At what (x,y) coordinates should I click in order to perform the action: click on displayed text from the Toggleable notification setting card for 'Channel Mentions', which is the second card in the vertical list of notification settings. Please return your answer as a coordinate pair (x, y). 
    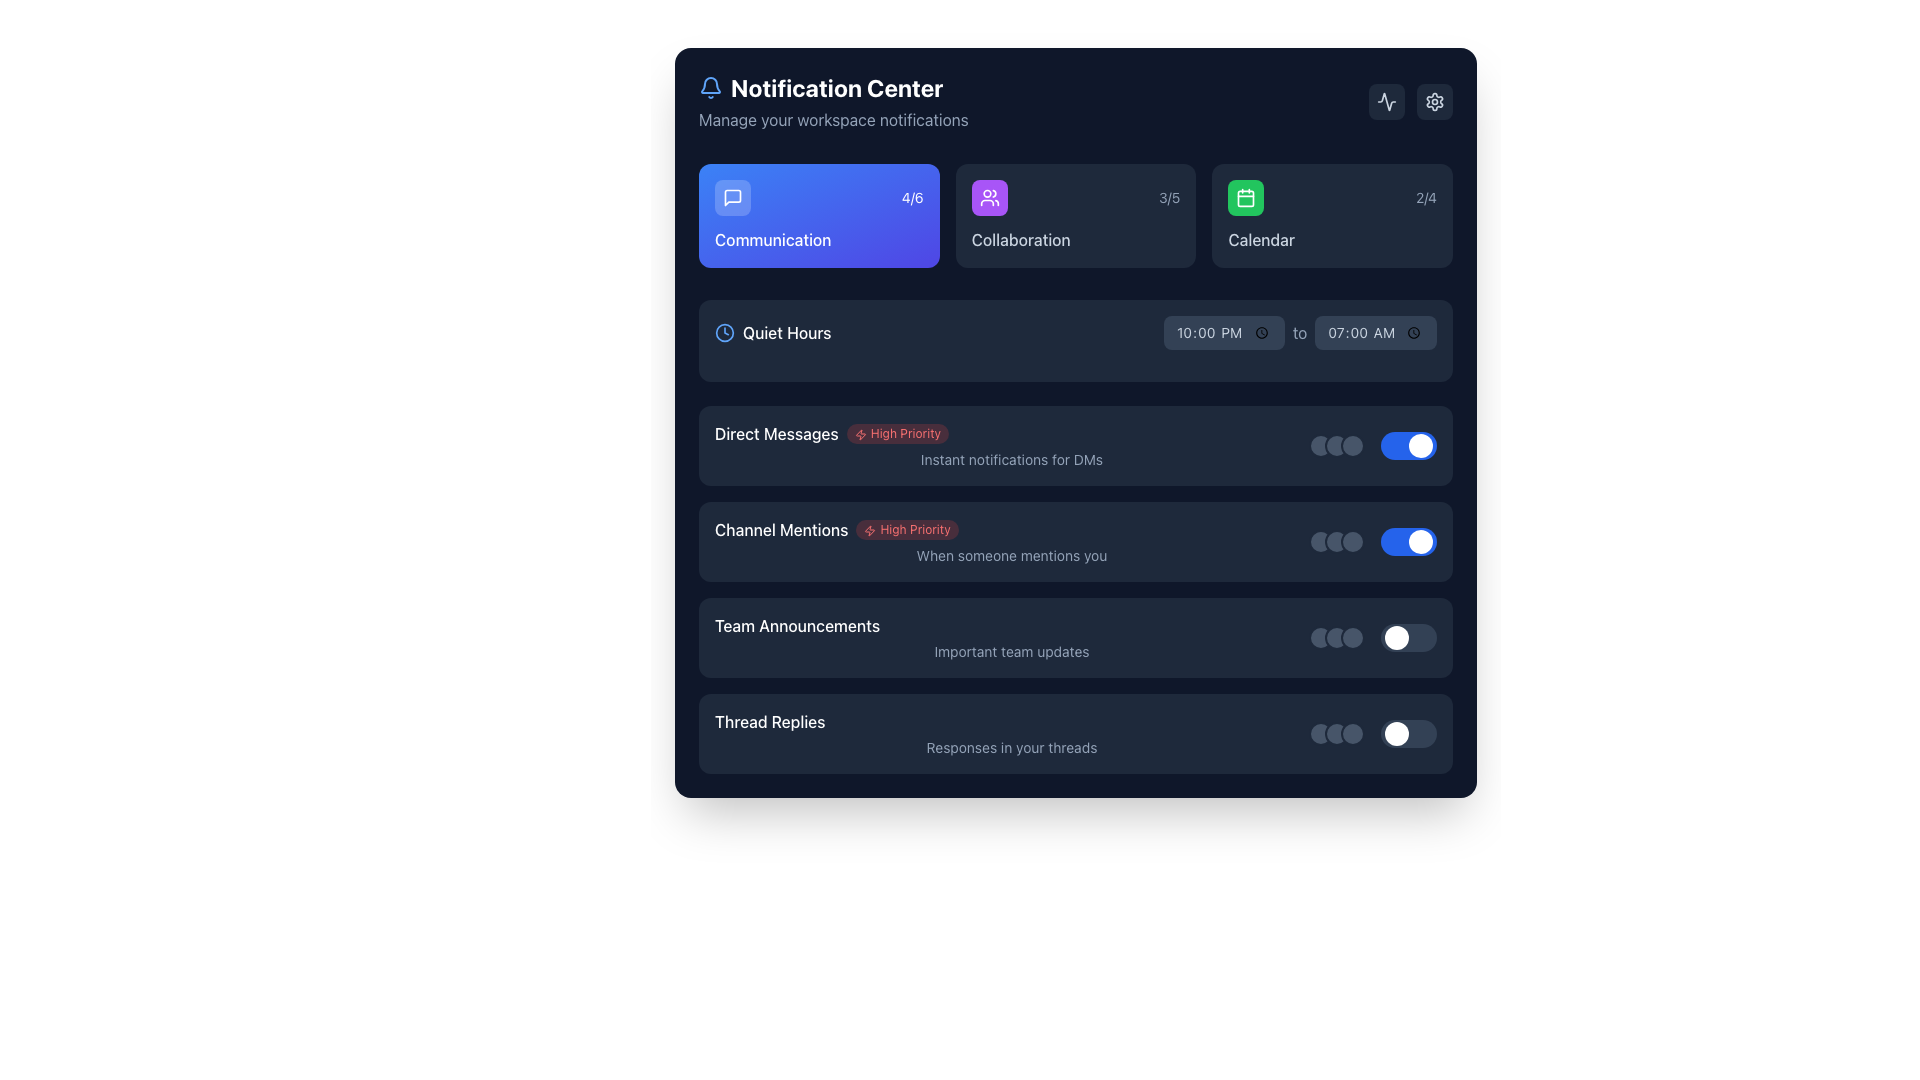
    Looking at the image, I should click on (1074, 542).